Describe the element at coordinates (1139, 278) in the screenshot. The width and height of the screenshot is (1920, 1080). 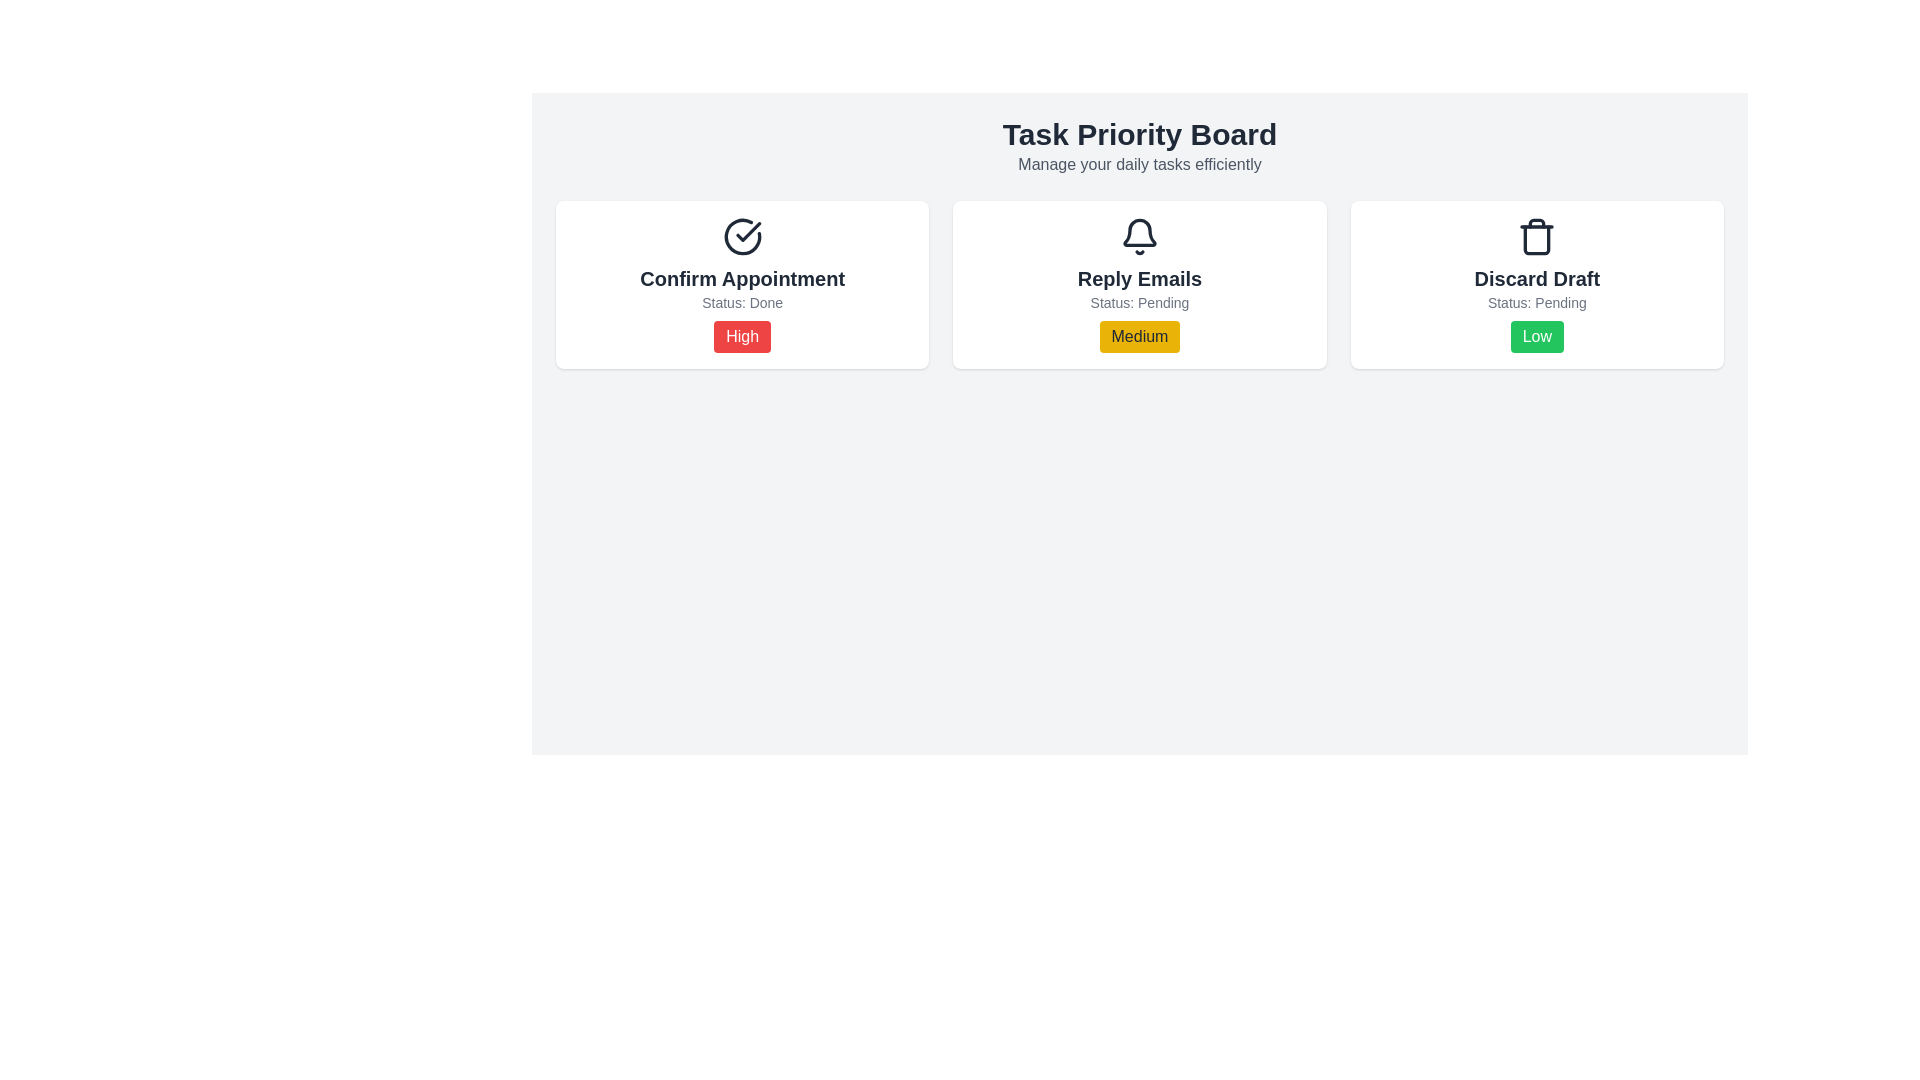
I see `the 'Reply Emails' text label, which is styled in bold sans-serif font and positioned beneath a bell icon in the middle card of a three-card grid` at that location.